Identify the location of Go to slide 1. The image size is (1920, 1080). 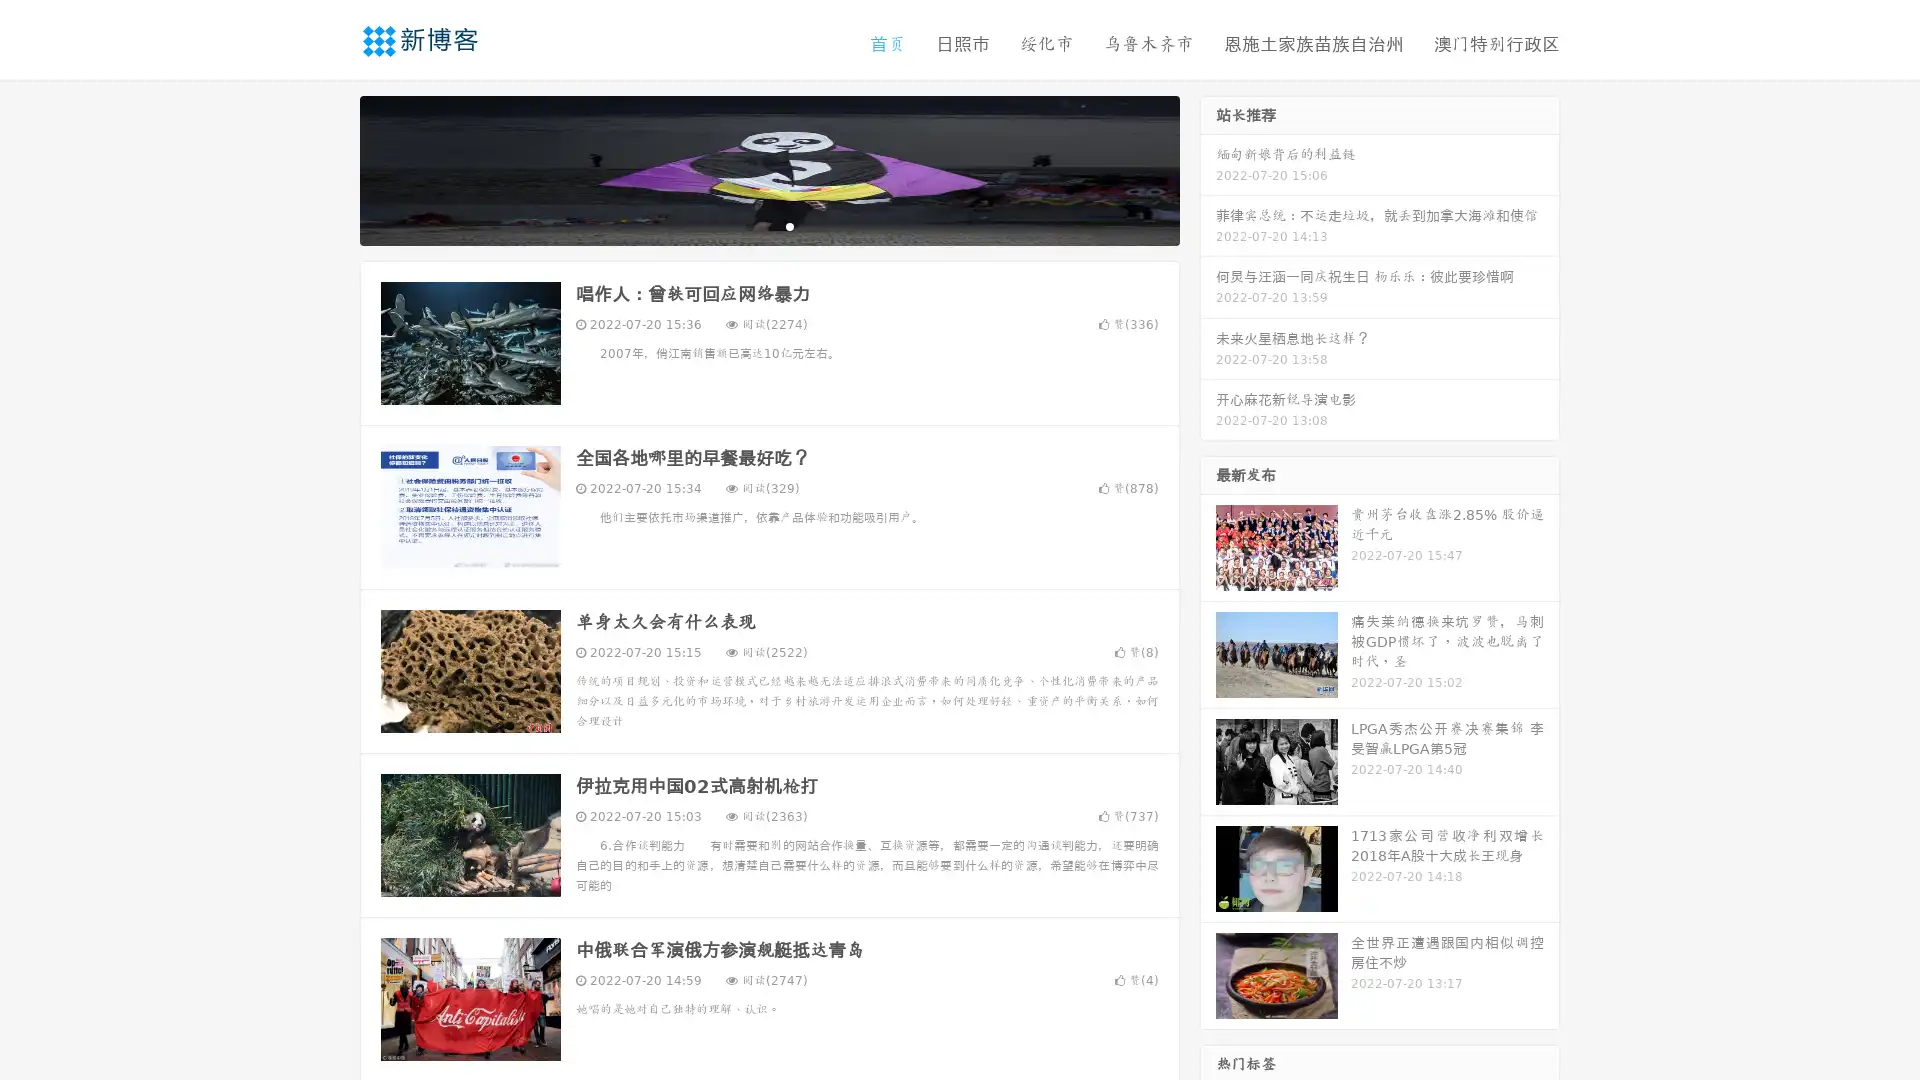
(748, 225).